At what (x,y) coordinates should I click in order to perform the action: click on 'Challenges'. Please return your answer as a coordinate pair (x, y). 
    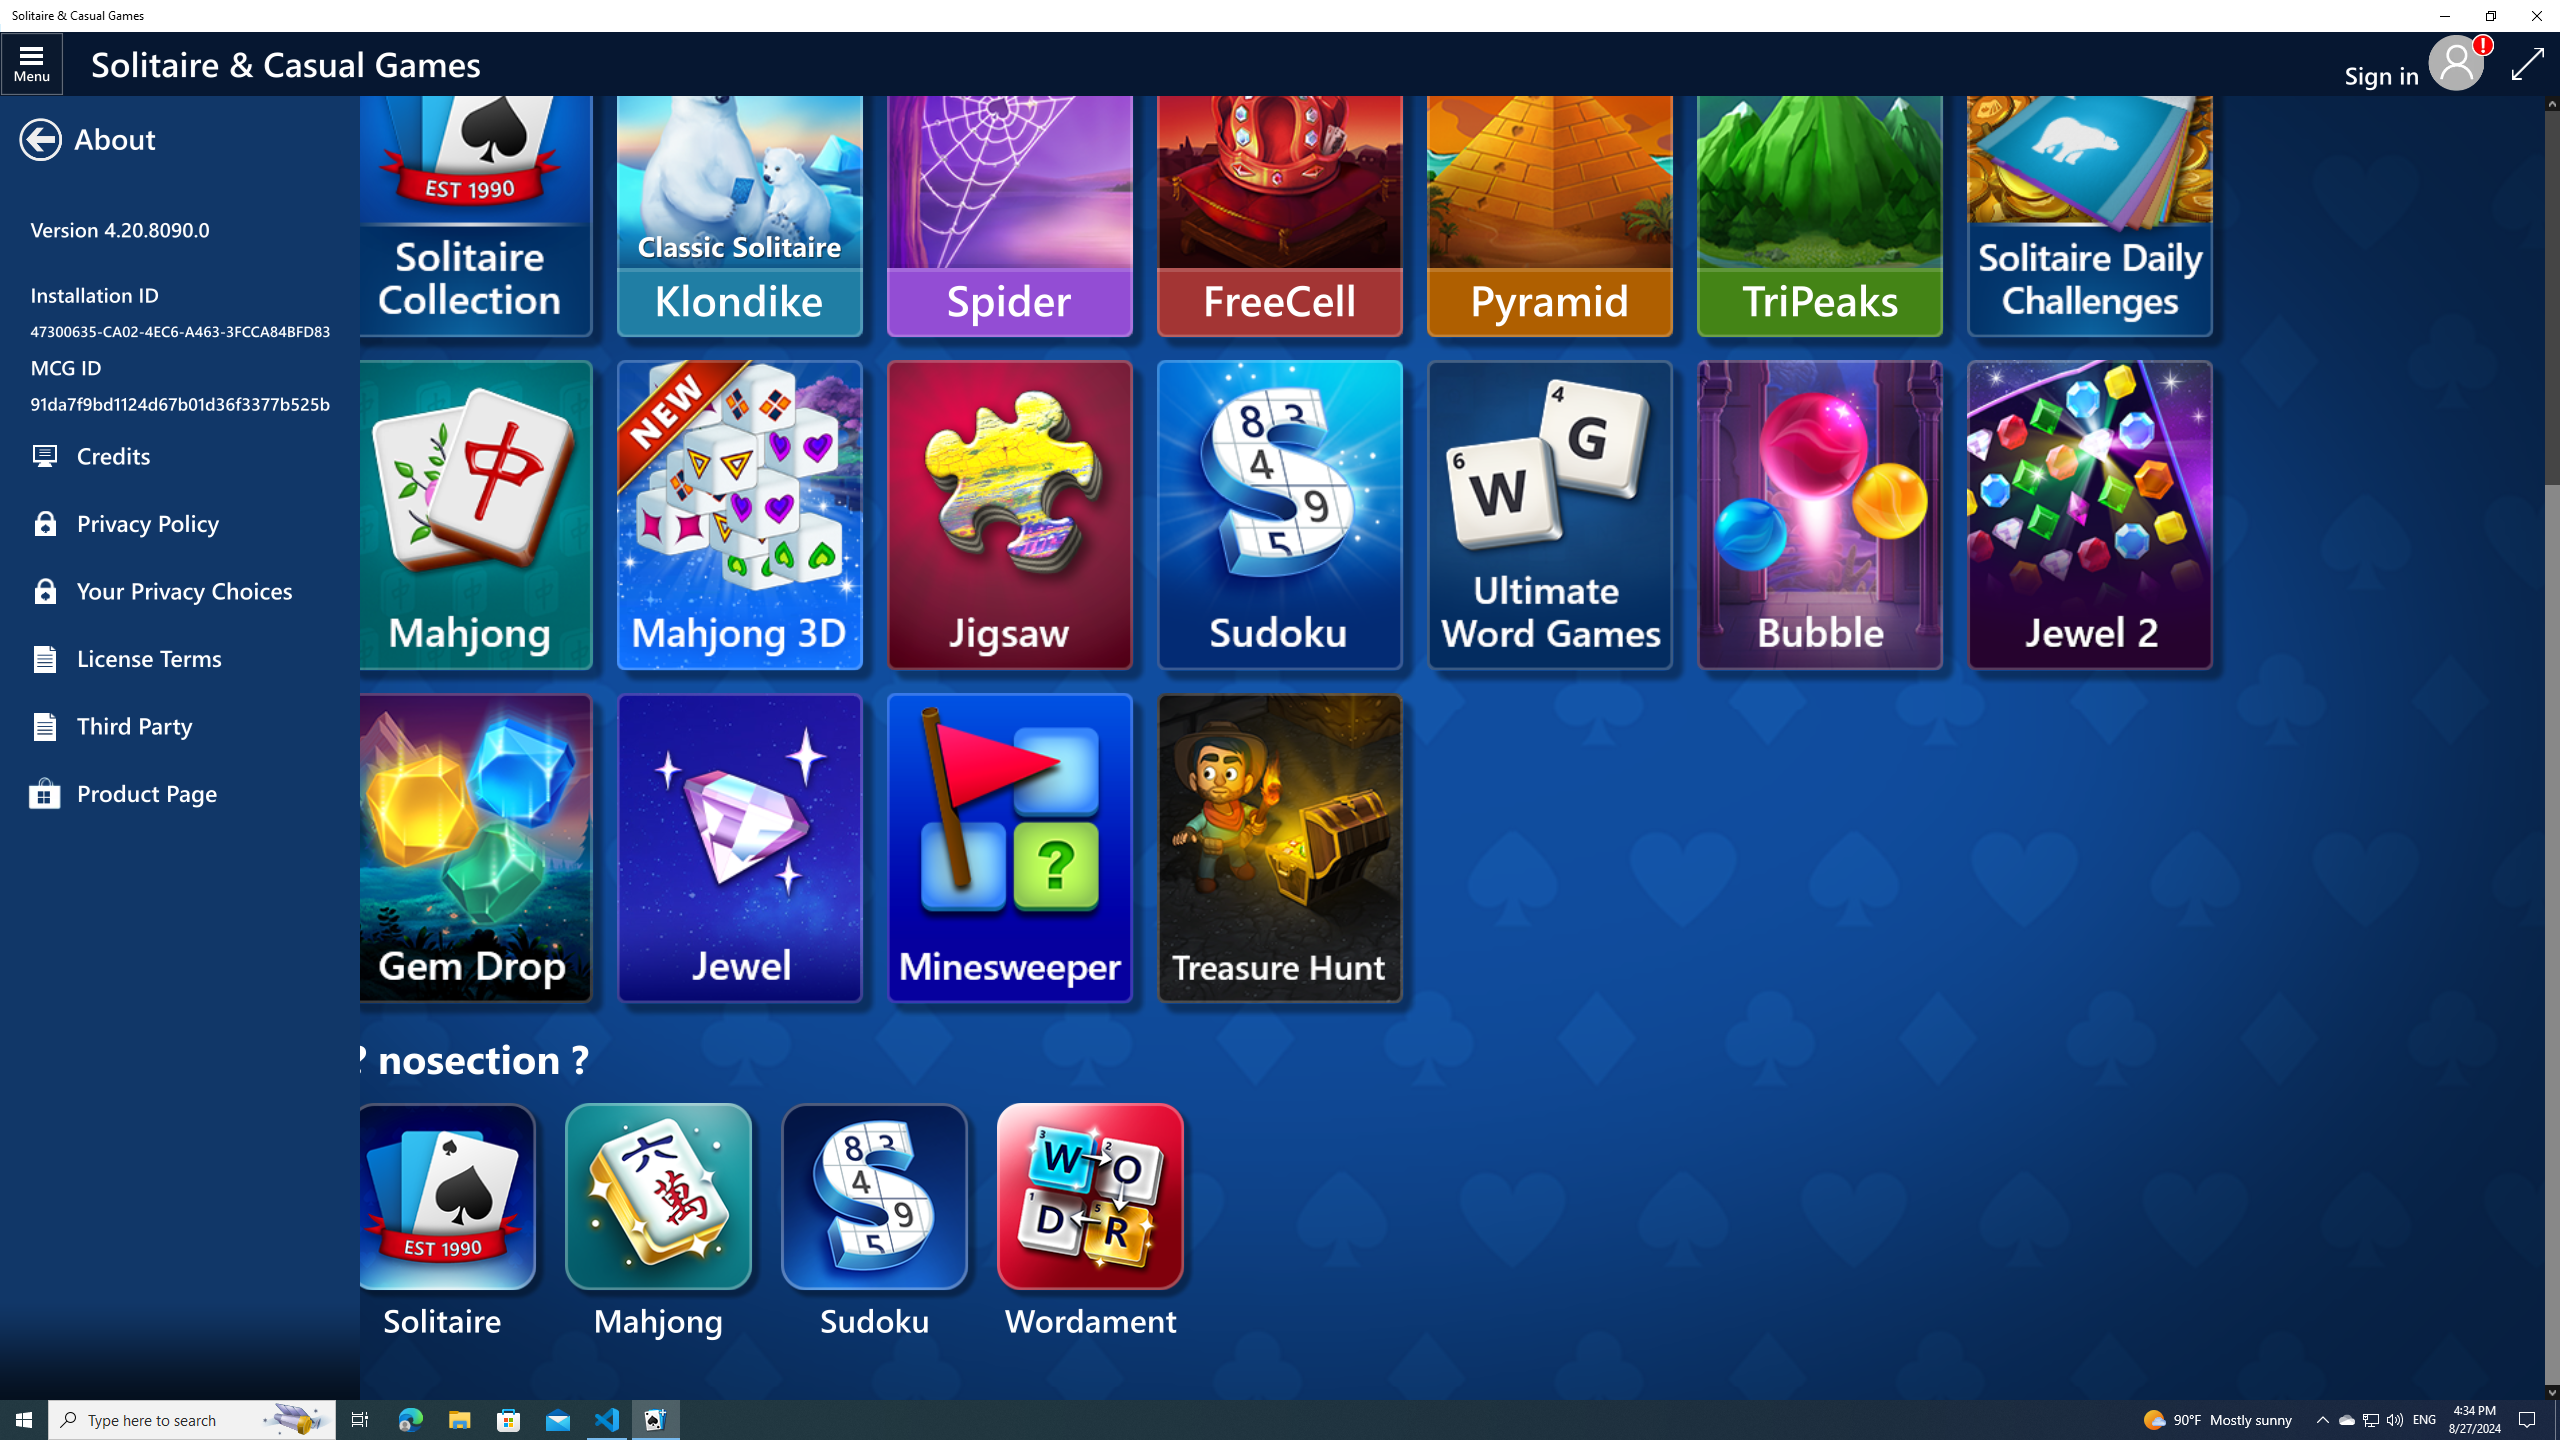
    Looking at the image, I should click on (2087, 181).